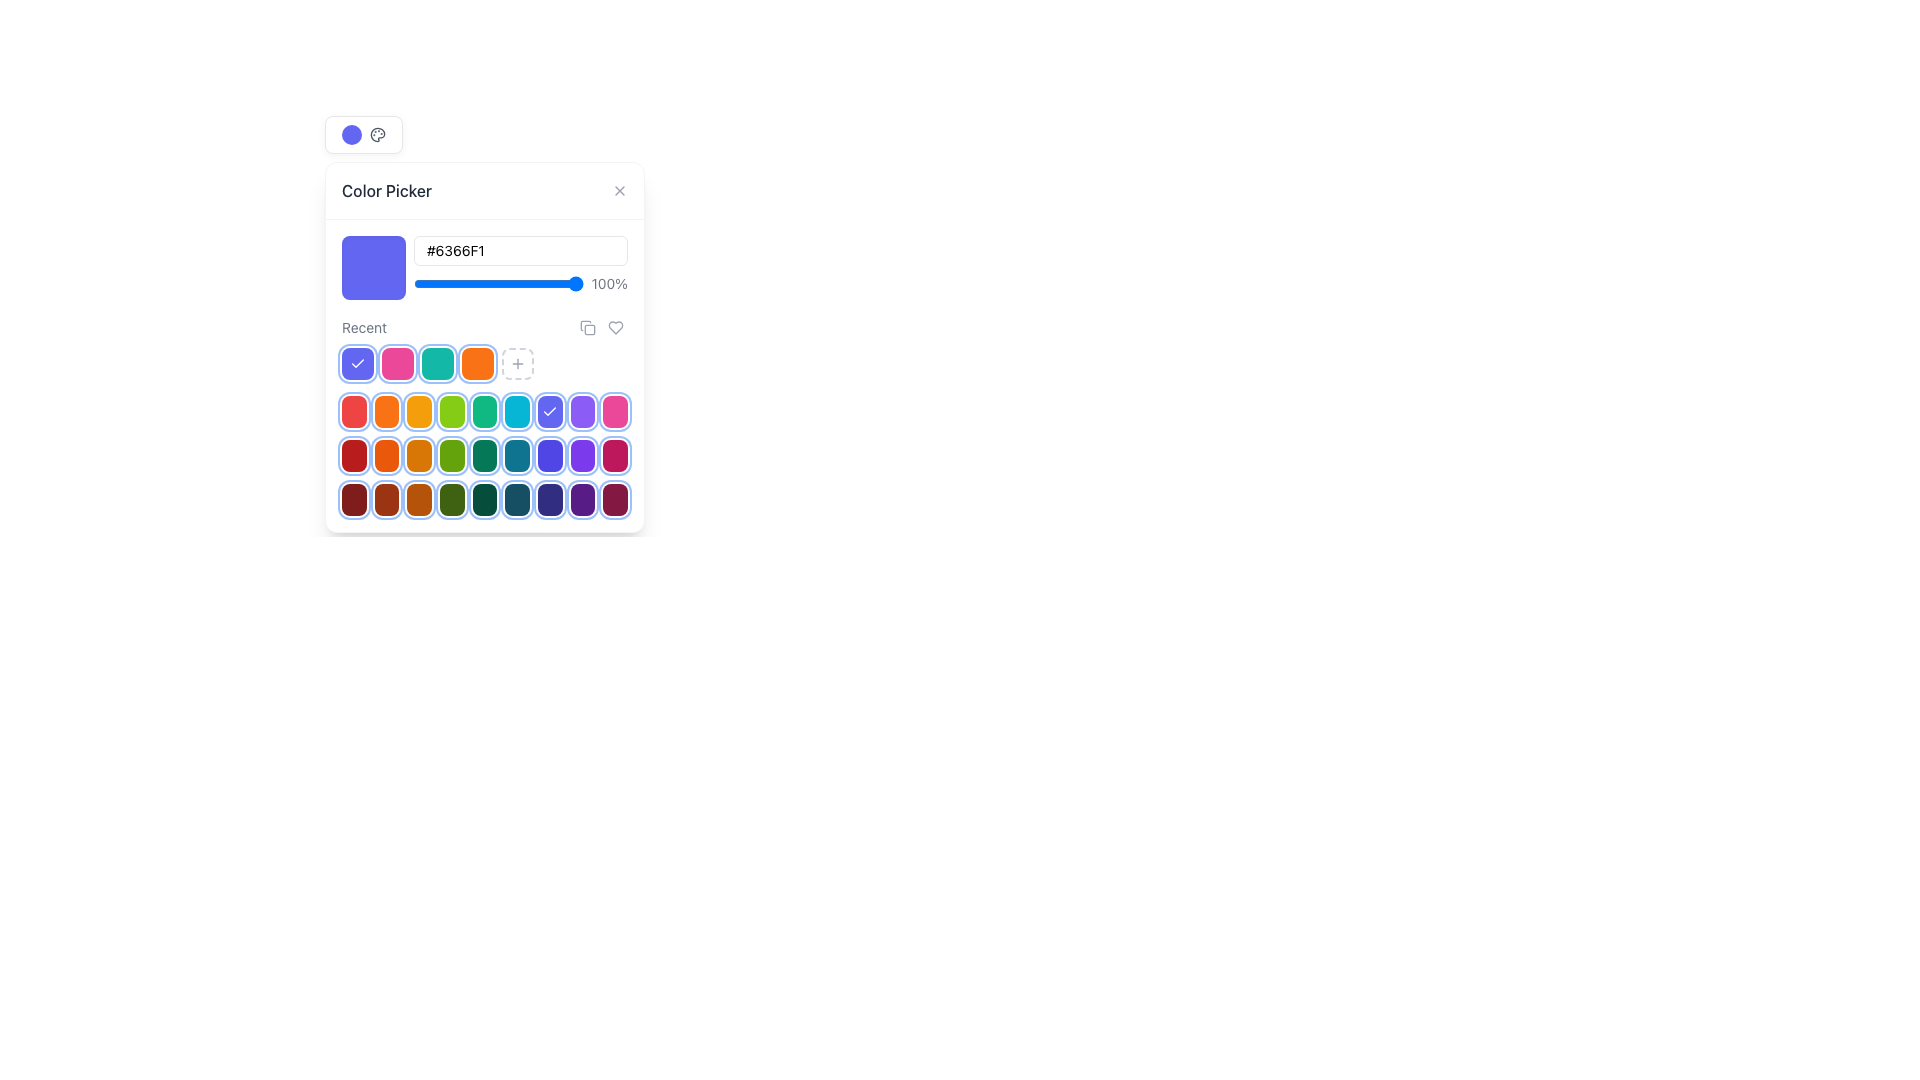 The image size is (1920, 1080). What do you see at coordinates (448, 284) in the screenshot?
I see `the slider` at bounding box center [448, 284].